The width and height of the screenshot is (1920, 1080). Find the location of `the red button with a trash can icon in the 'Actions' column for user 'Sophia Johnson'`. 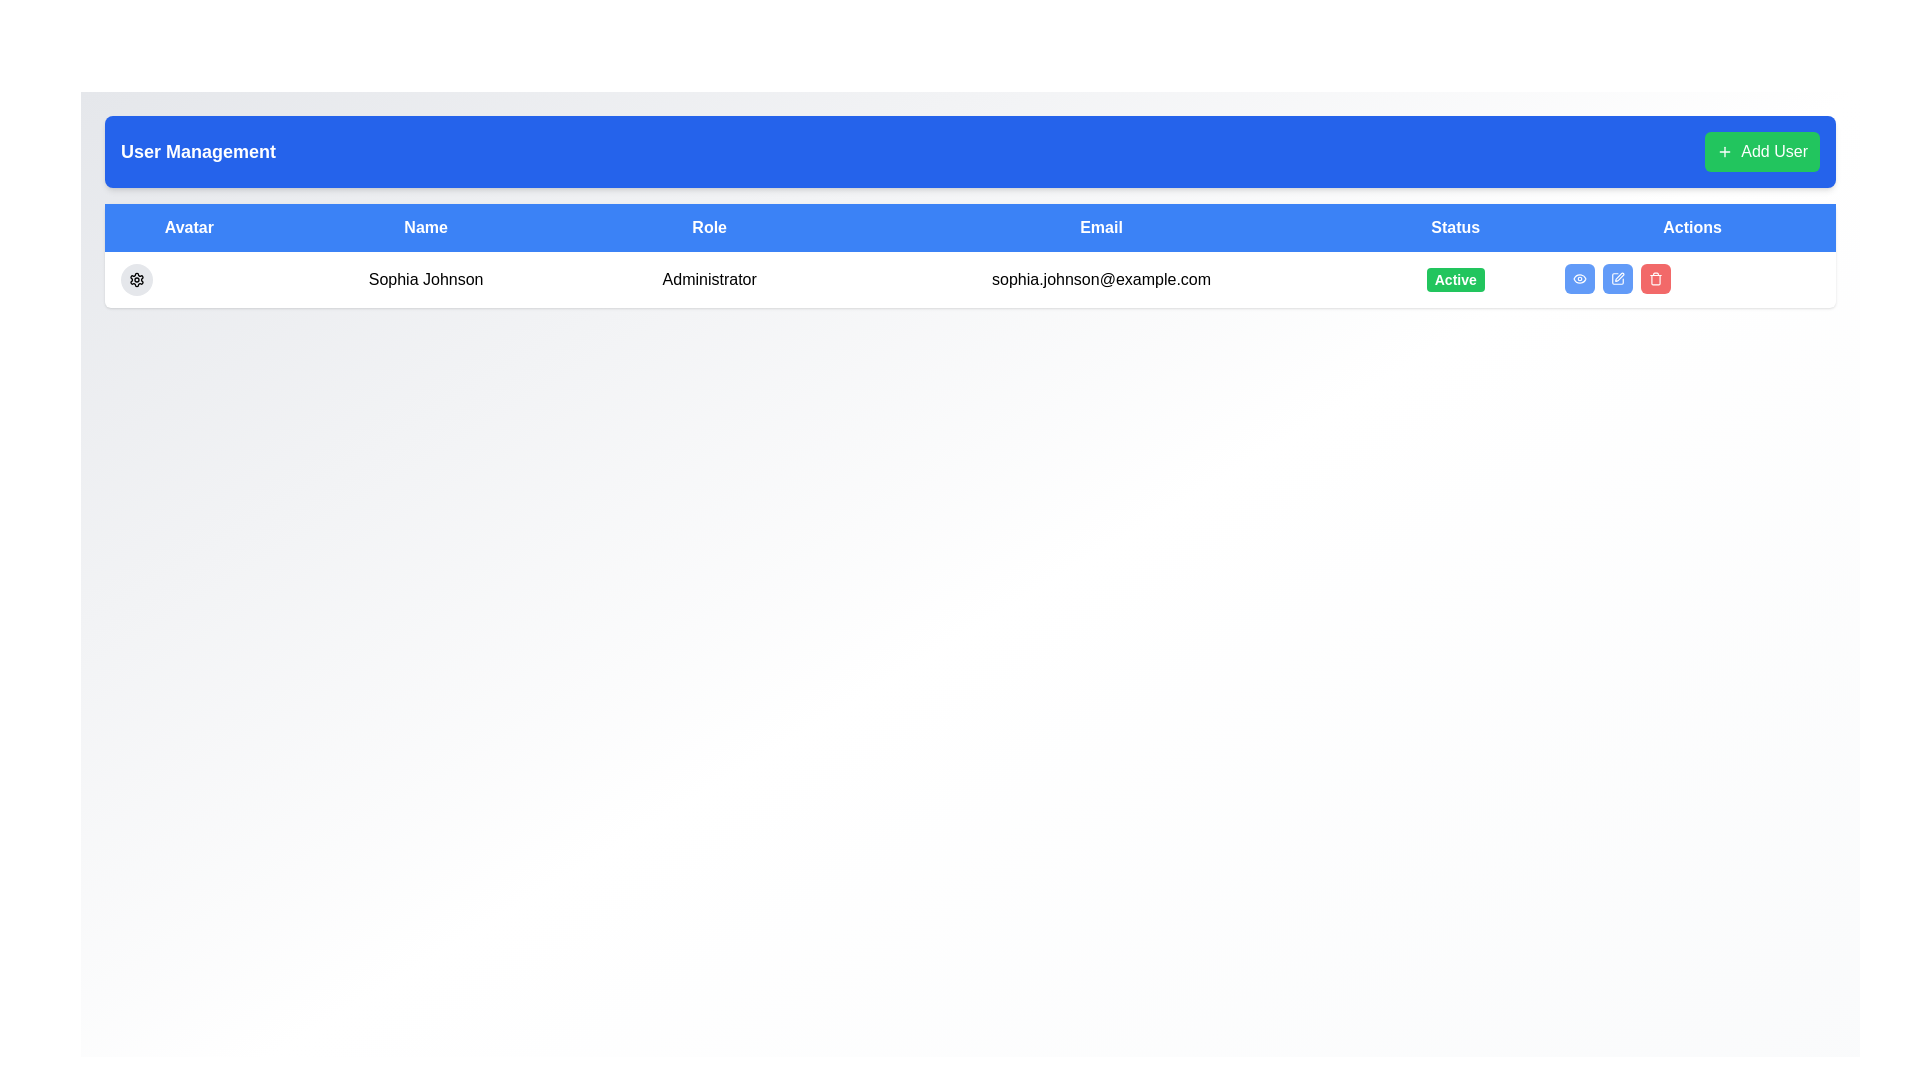

the red button with a trash can icon in the 'Actions' column for user 'Sophia Johnson' is located at coordinates (1656, 278).